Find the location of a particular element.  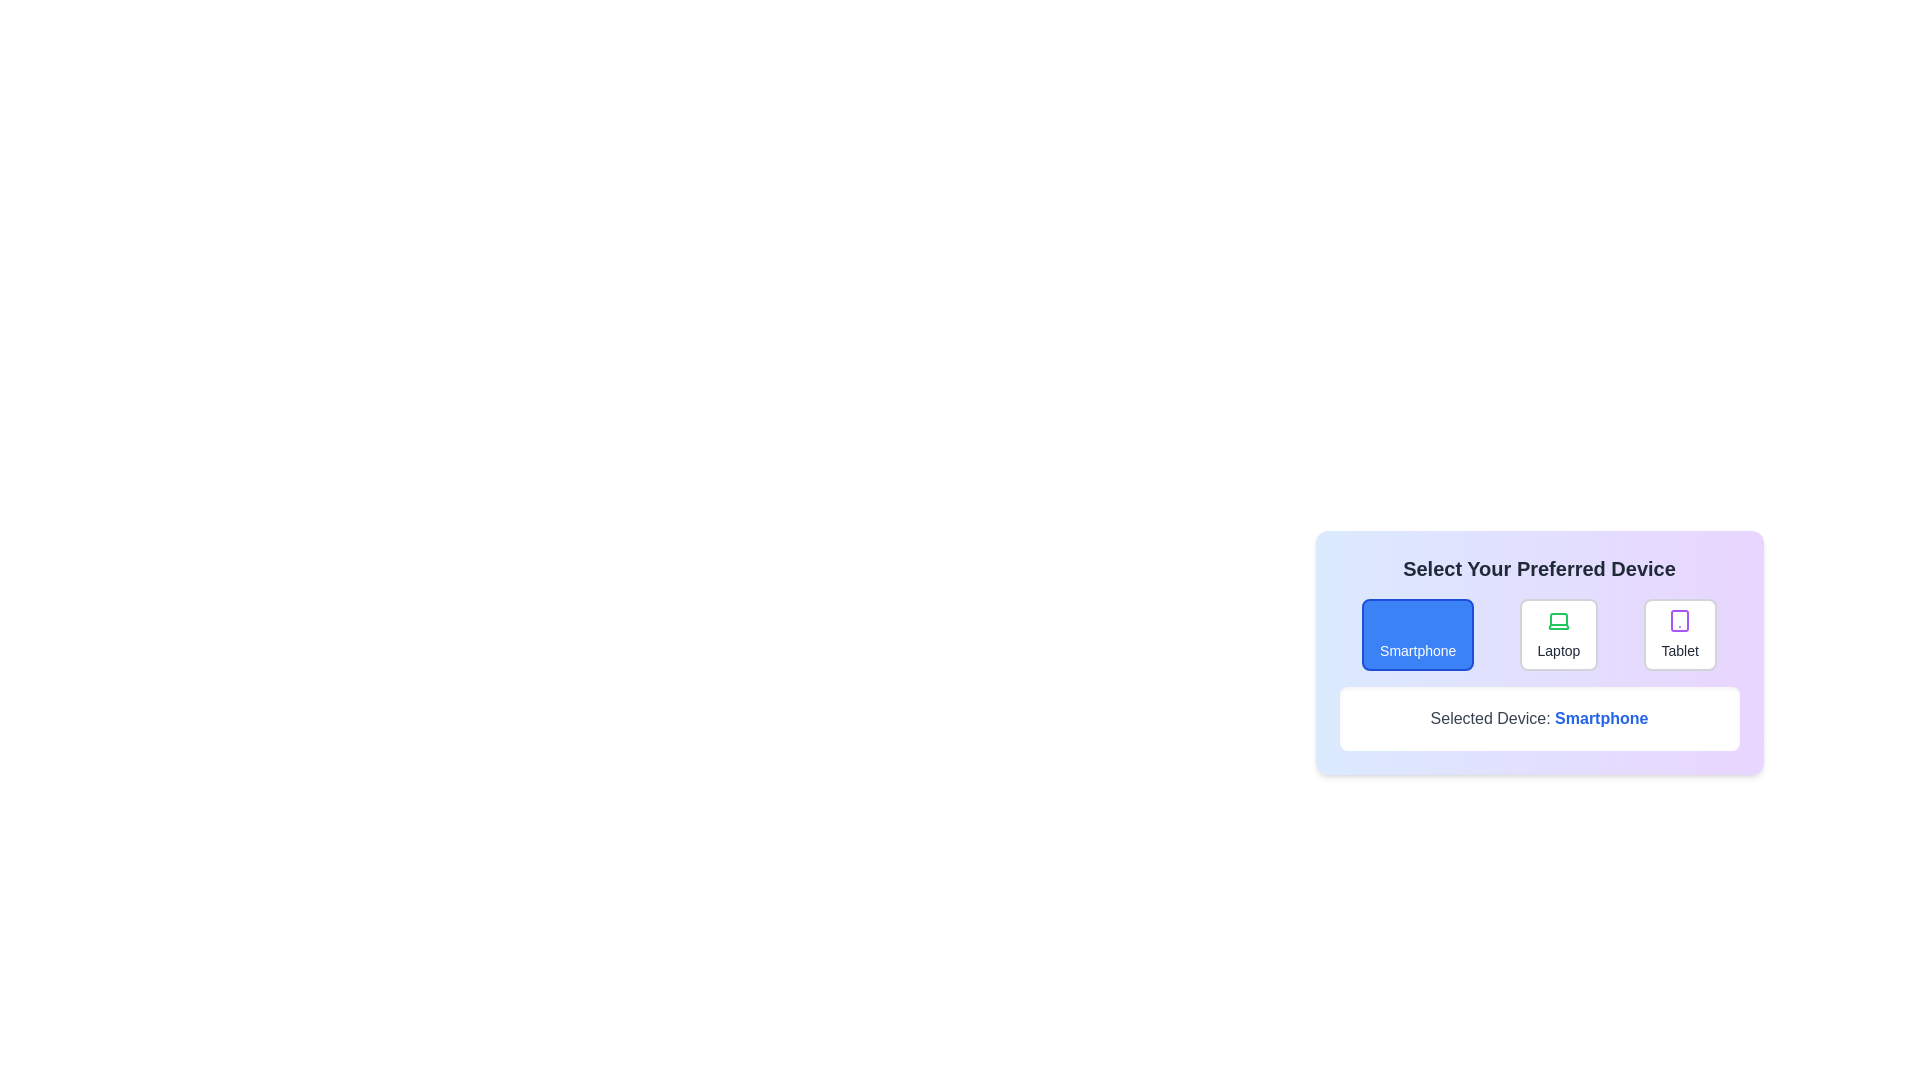

the 'Tablet' button, which is styled with a white background, gray border, and dark gray text, featuring a purple tablet icon above the label. It is the third button in a series of selectable buttons is located at coordinates (1680, 635).